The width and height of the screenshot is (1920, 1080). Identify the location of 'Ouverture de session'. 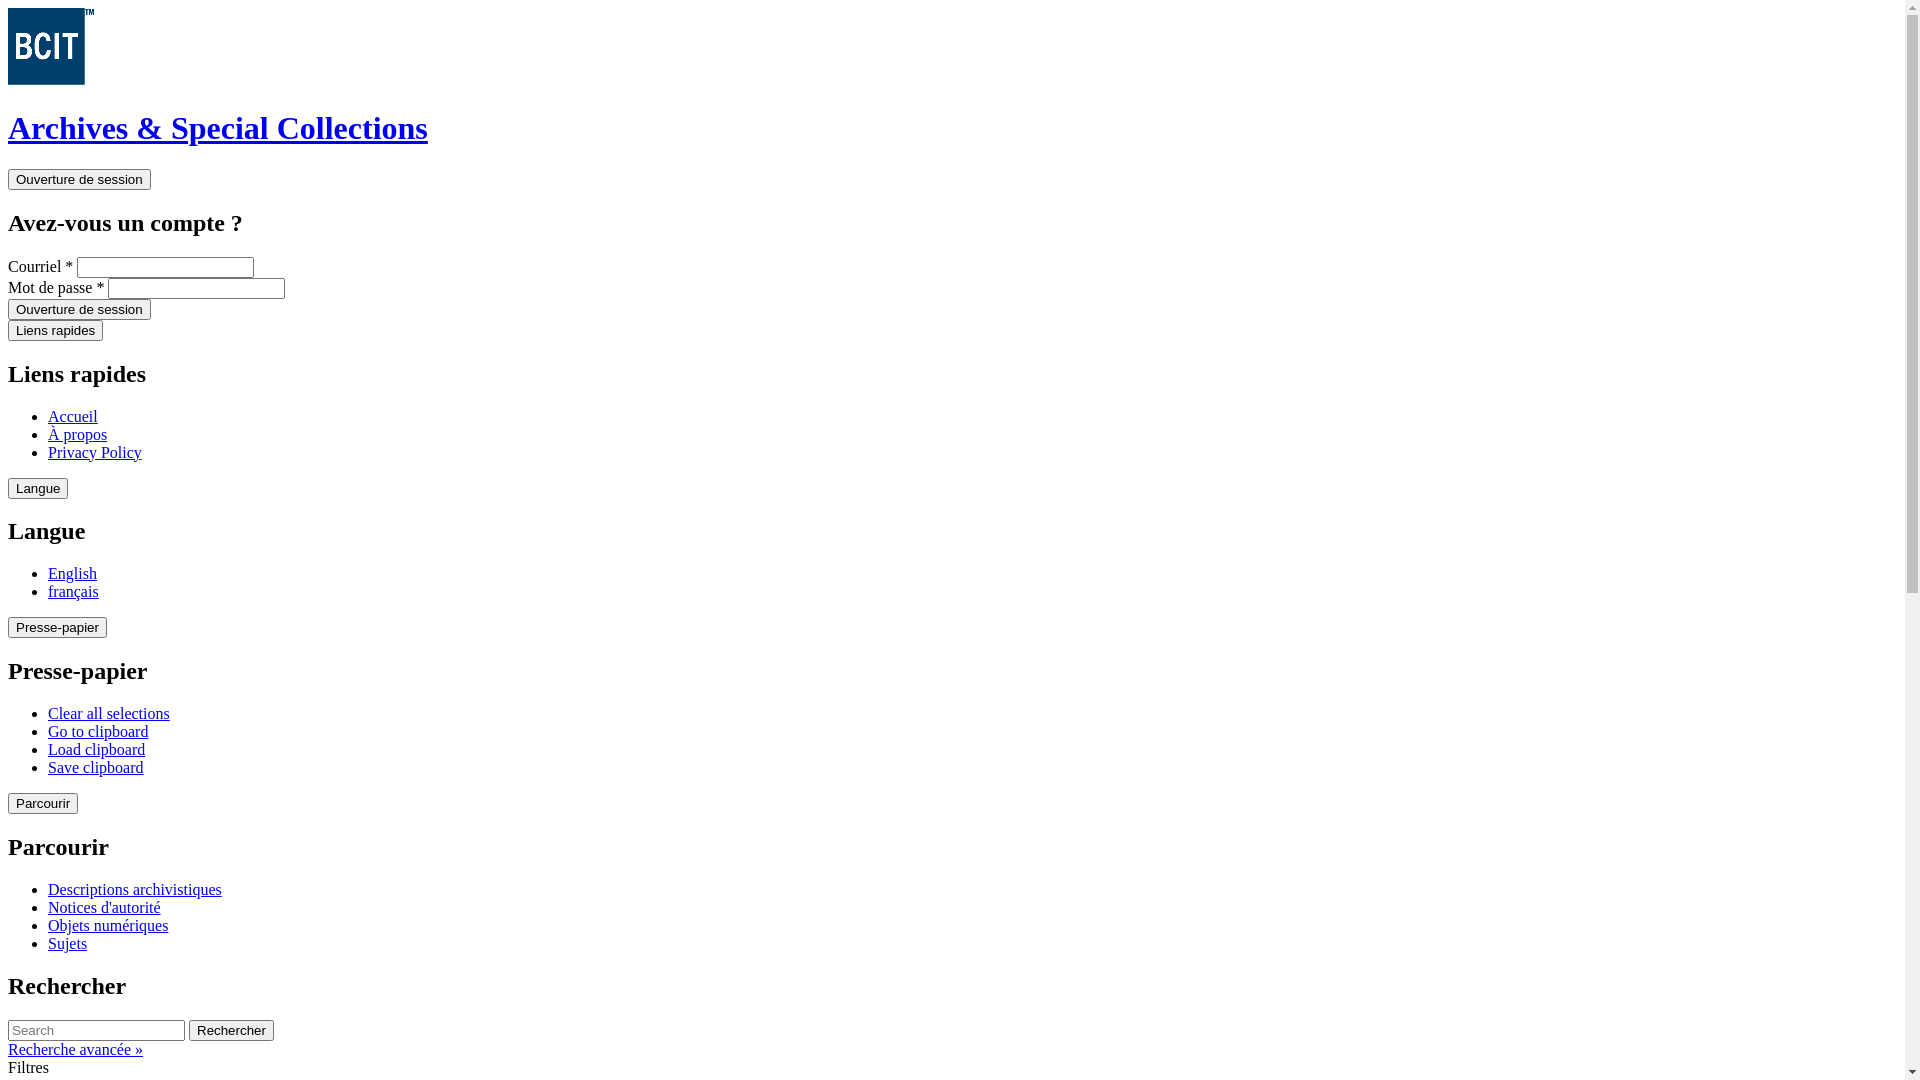
(79, 178).